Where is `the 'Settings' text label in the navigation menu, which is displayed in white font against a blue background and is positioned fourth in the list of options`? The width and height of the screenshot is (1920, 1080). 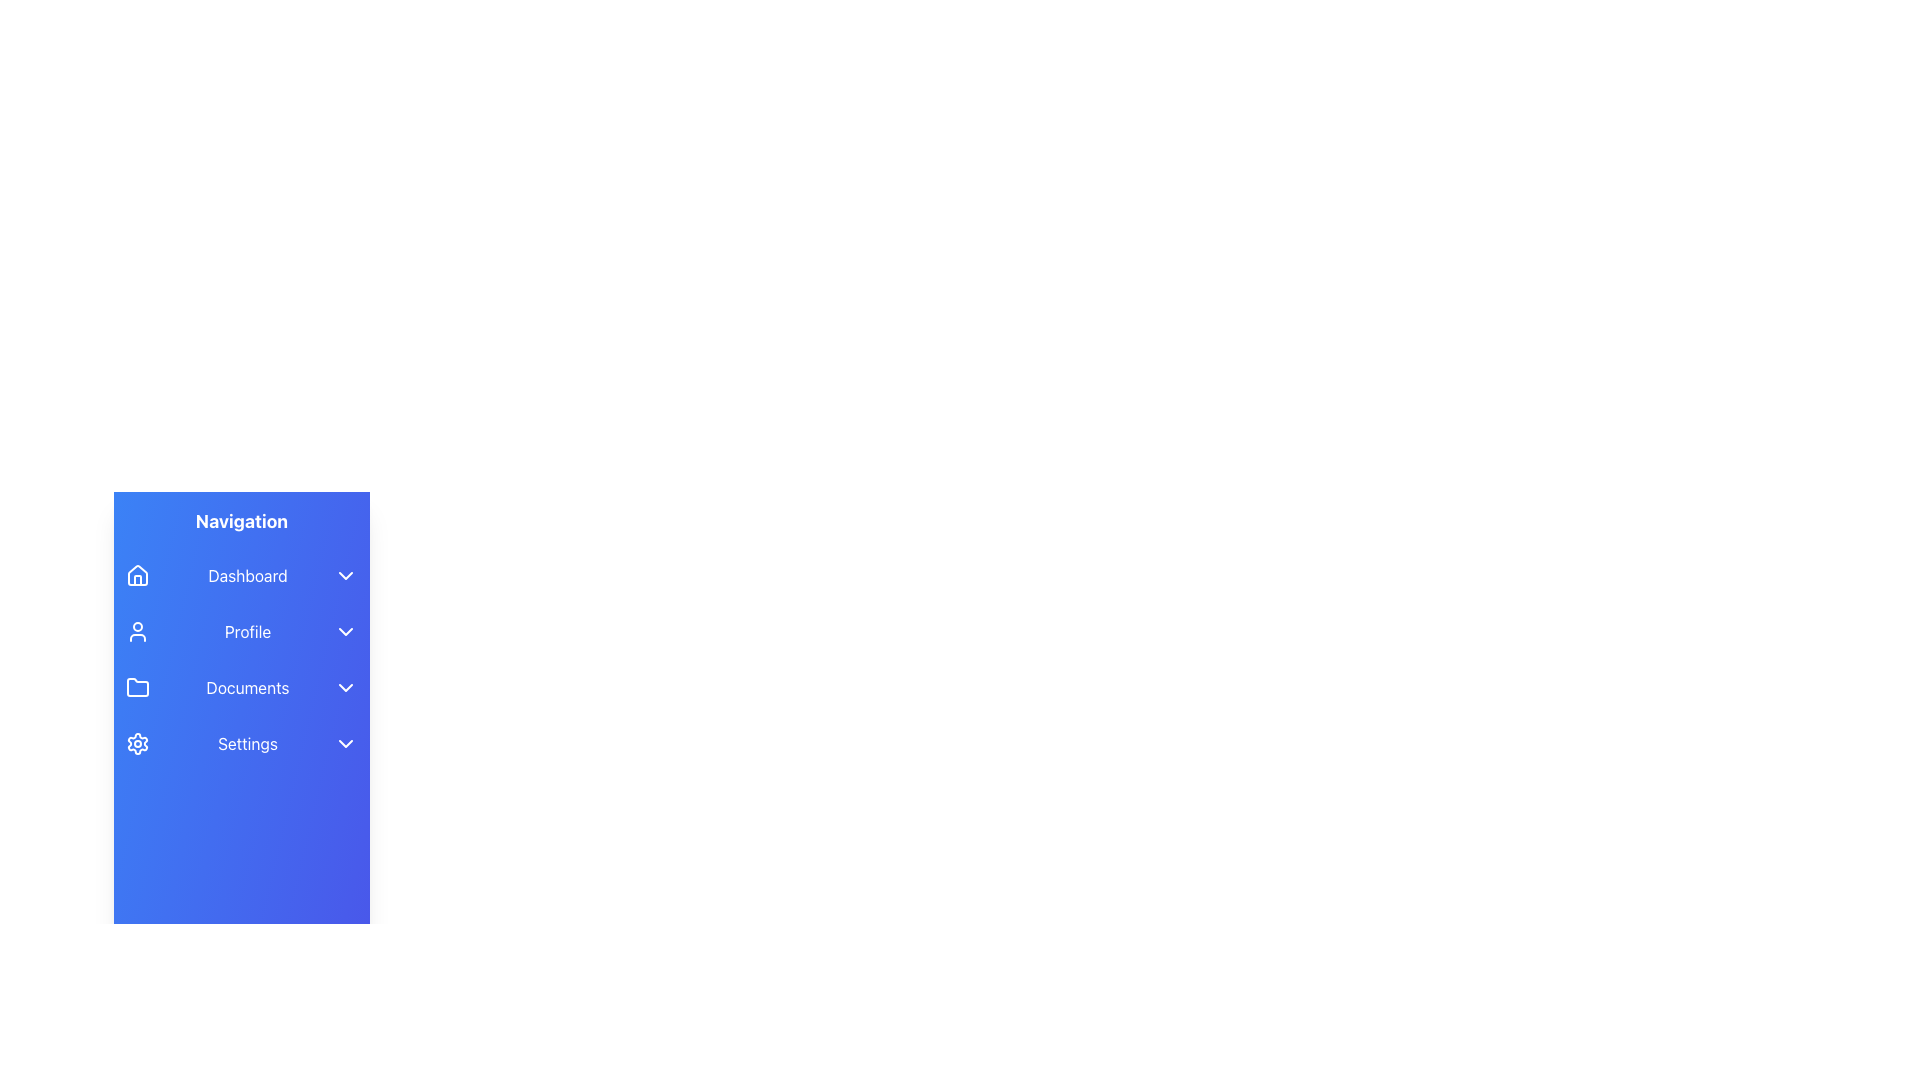 the 'Settings' text label in the navigation menu, which is displayed in white font against a blue background and is positioned fourth in the list of options is located at coordinates (247, 744).